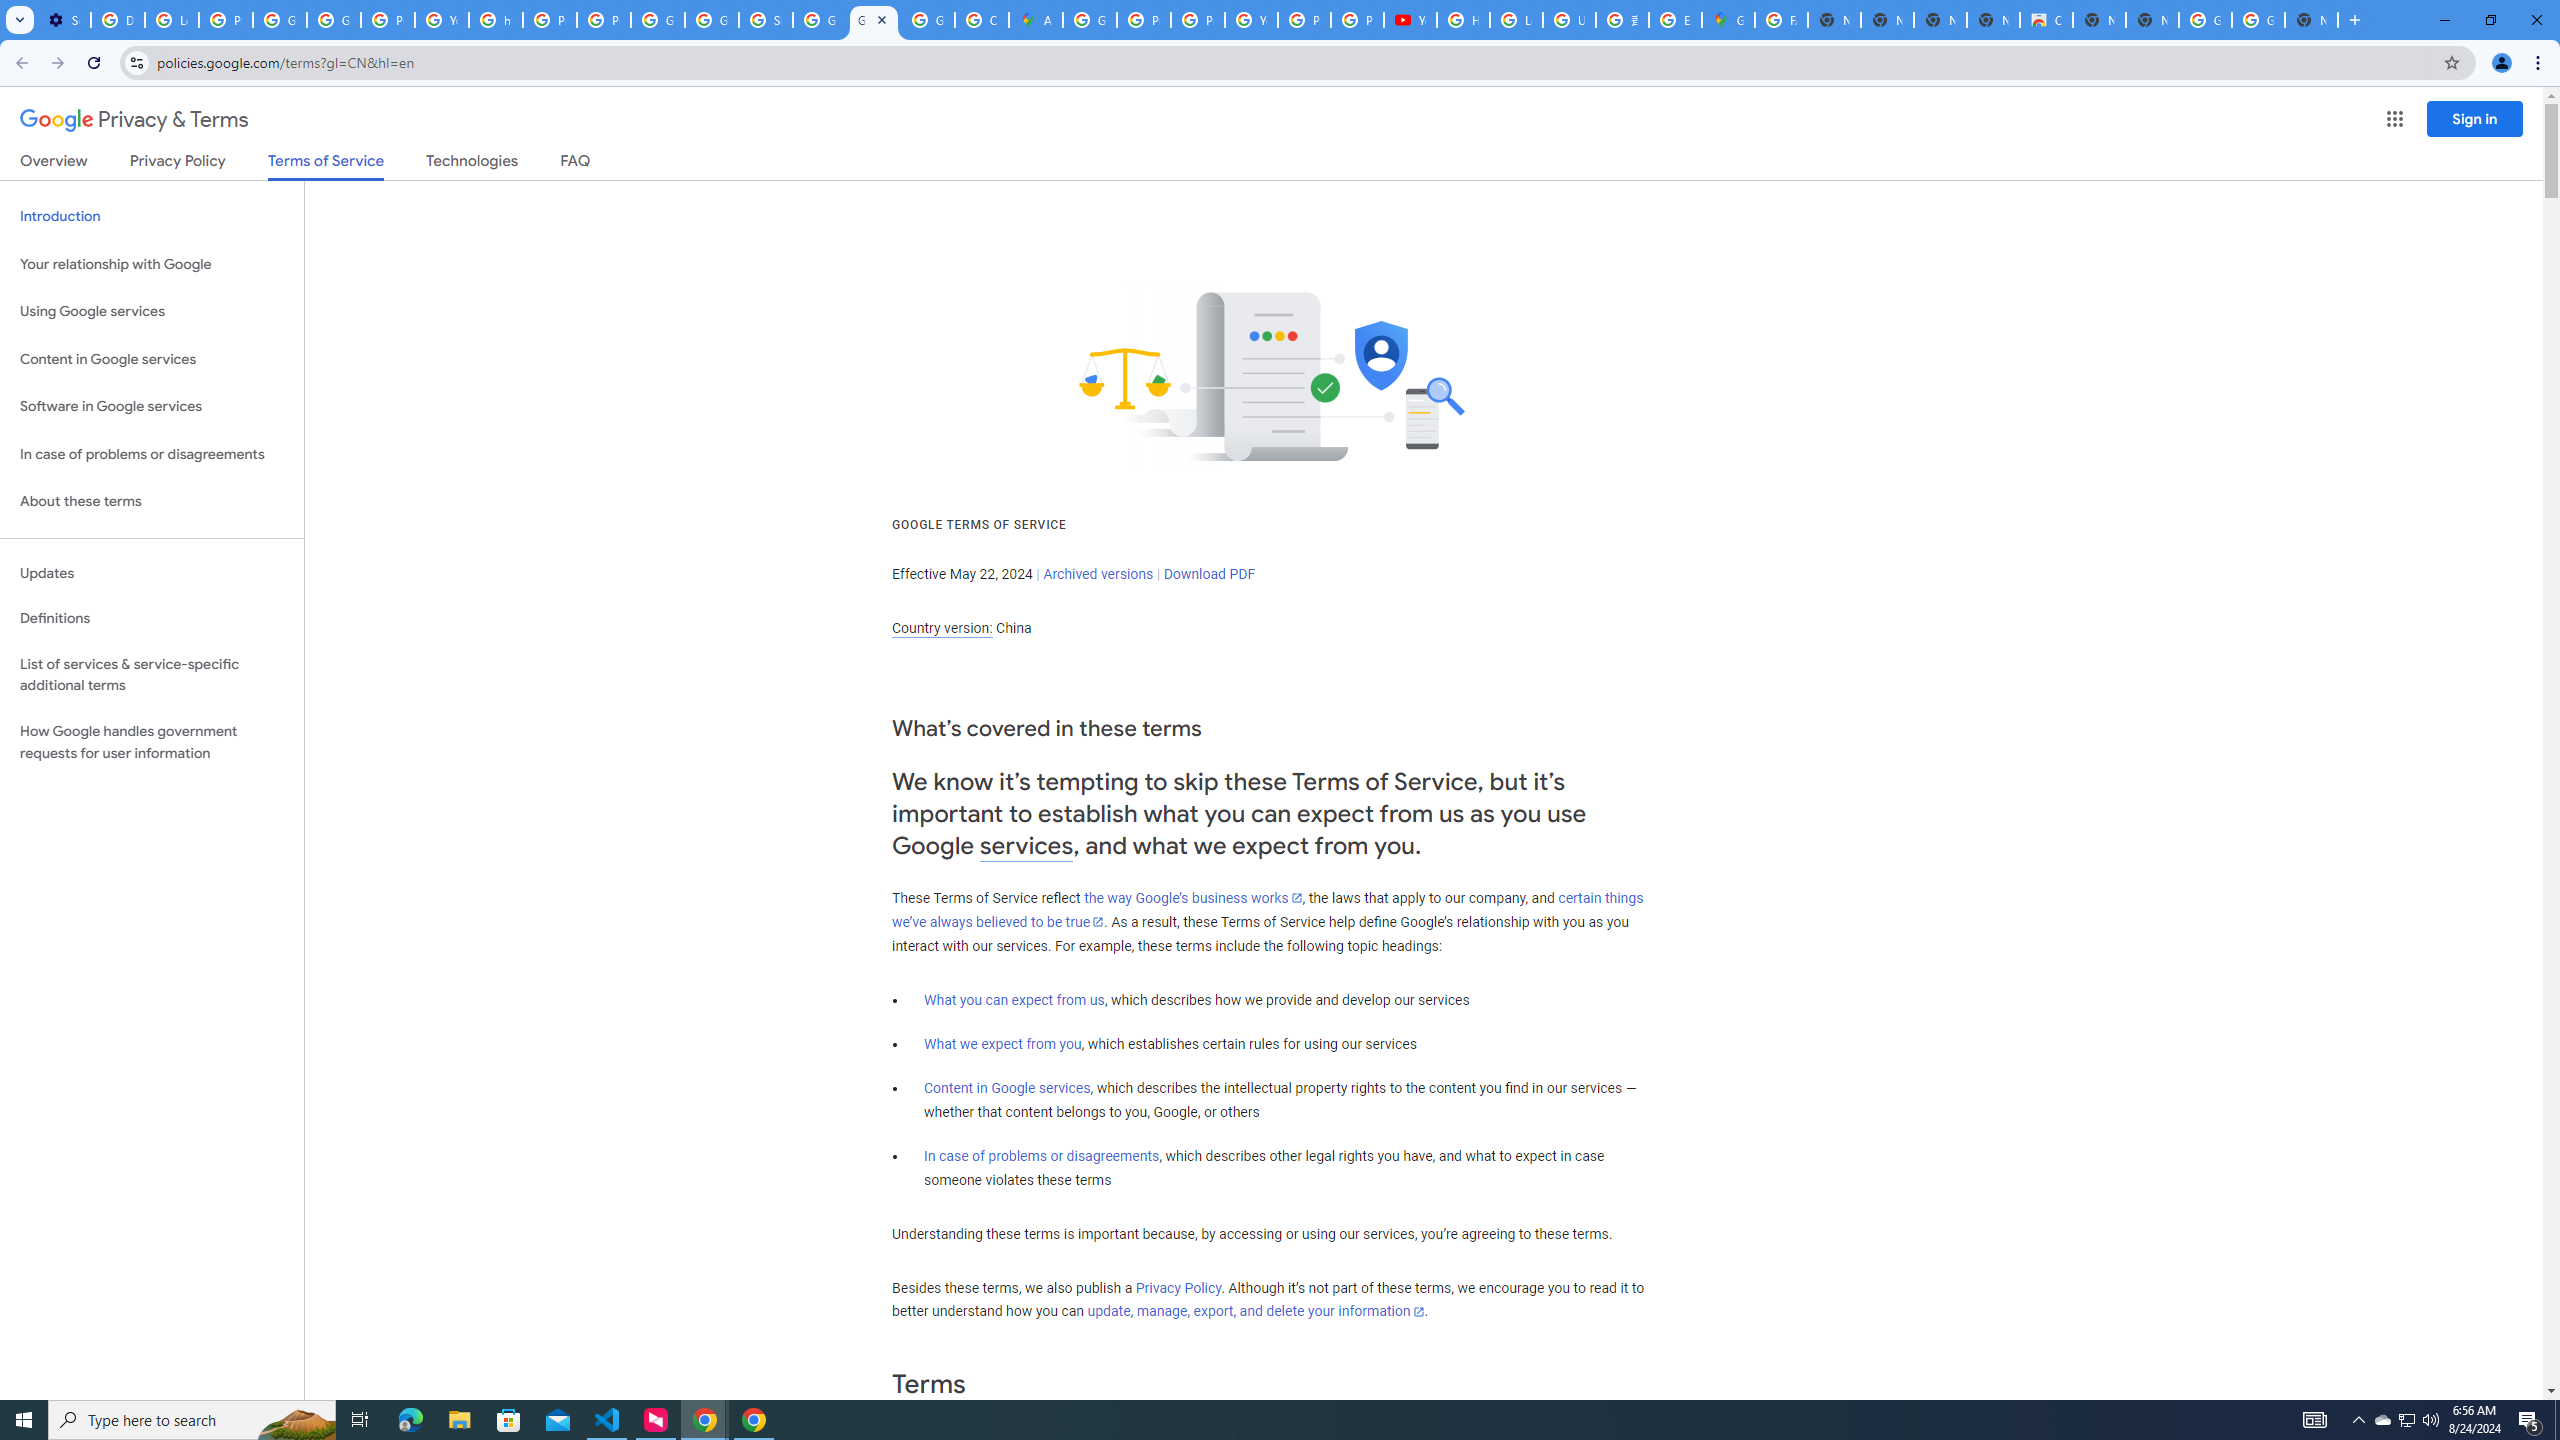  What do you see at coordinates (1006, 1087) in the screenshot?
I see `'Content in Google services'` at bounding box center [1006, 1087].